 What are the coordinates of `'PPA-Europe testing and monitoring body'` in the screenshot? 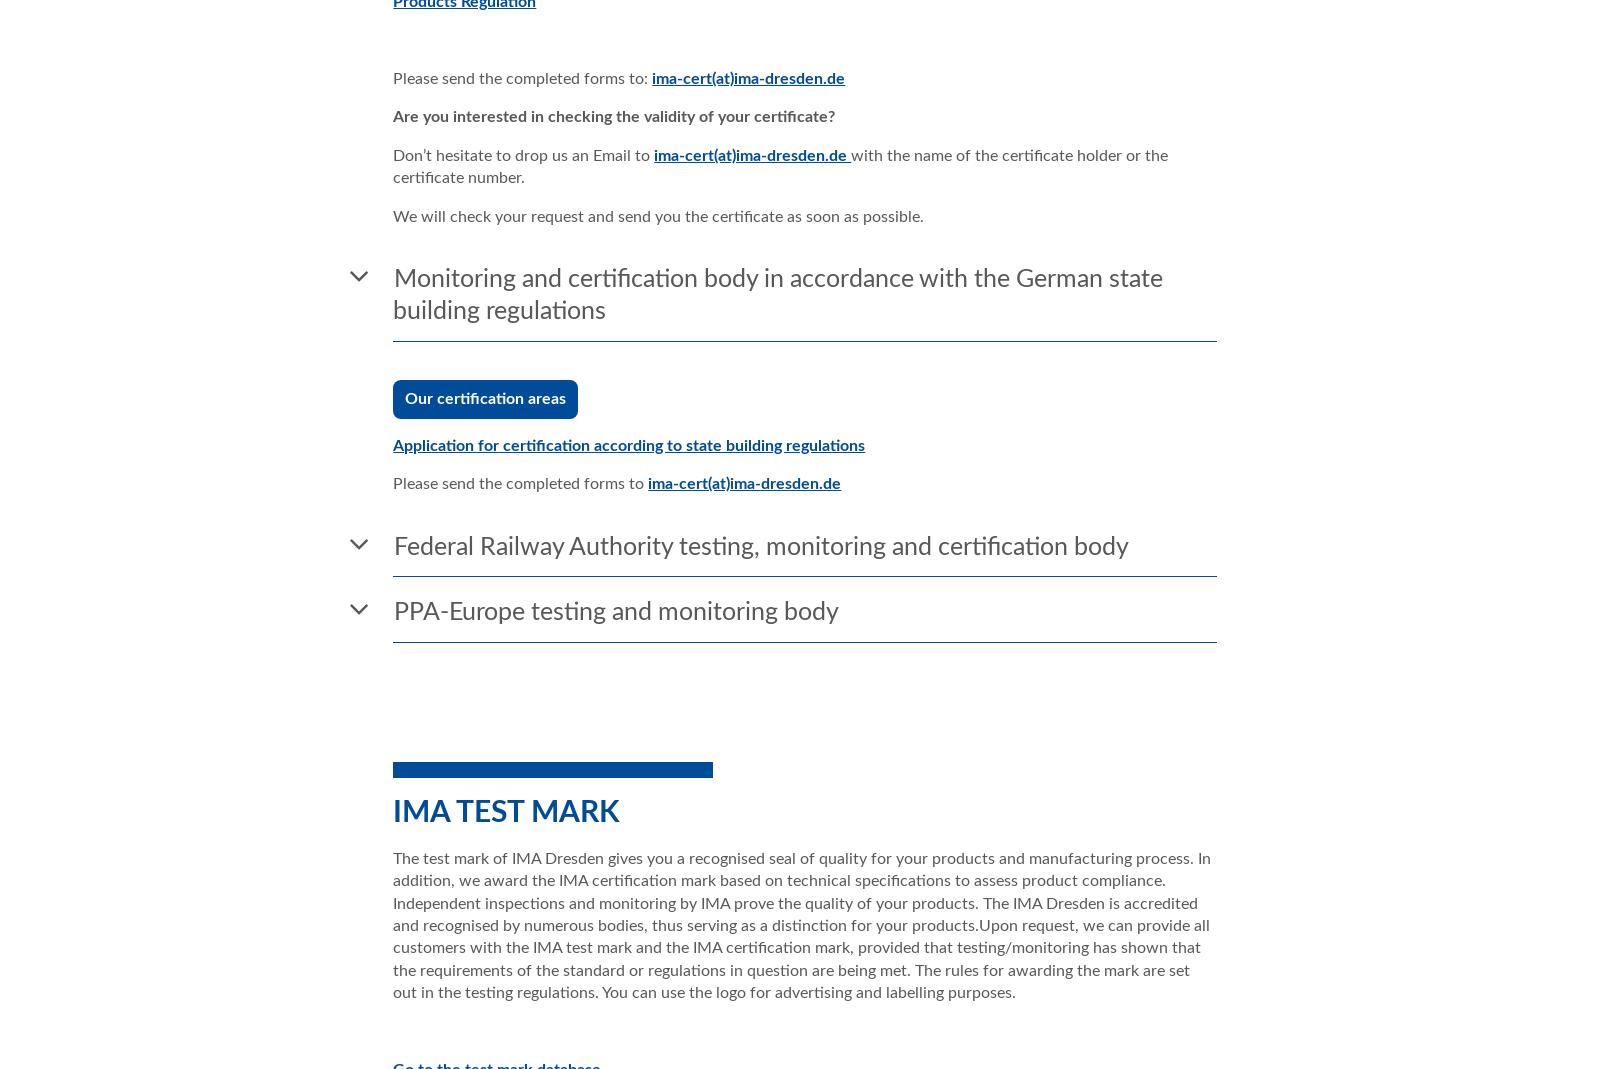 It's located at (393, 612).